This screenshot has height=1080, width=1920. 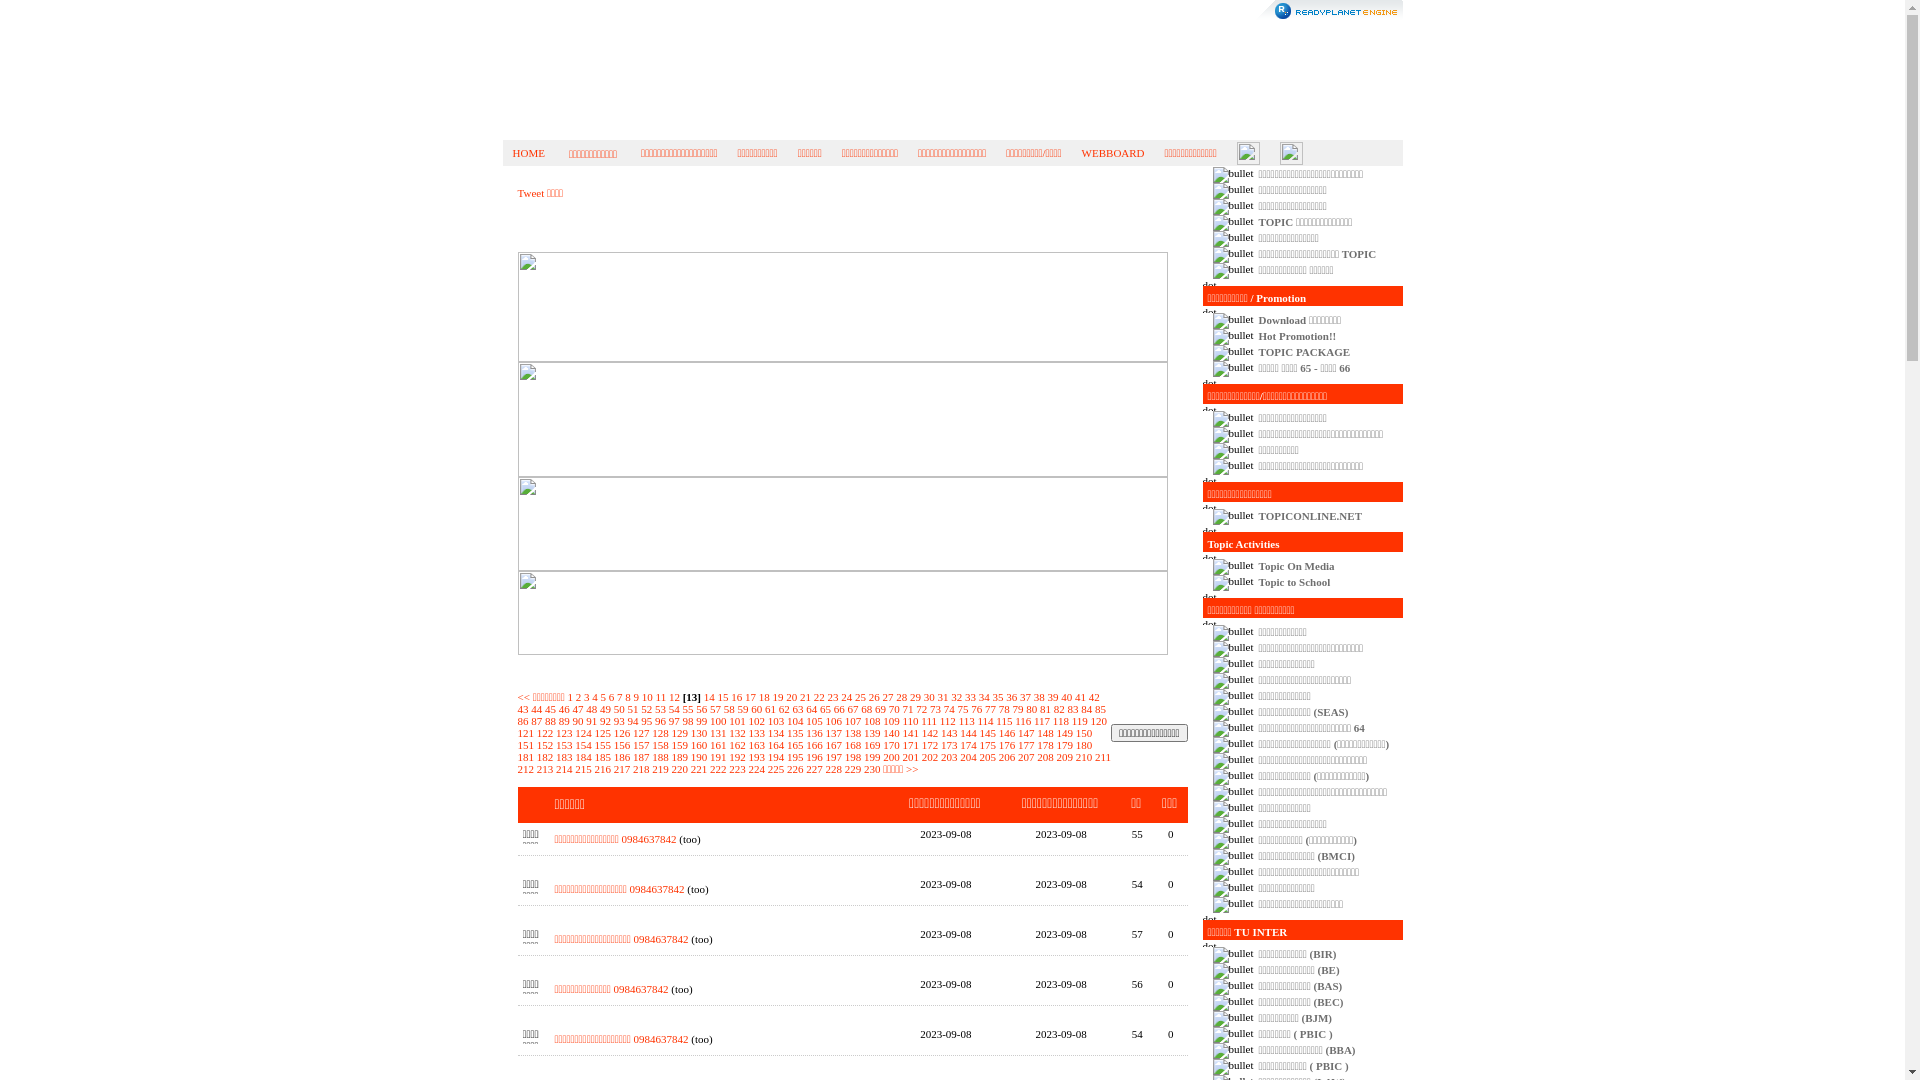 What do you see at coordinates (723, 708) in the screenshot?
I see `'58'` at bounding box center [723, 708].